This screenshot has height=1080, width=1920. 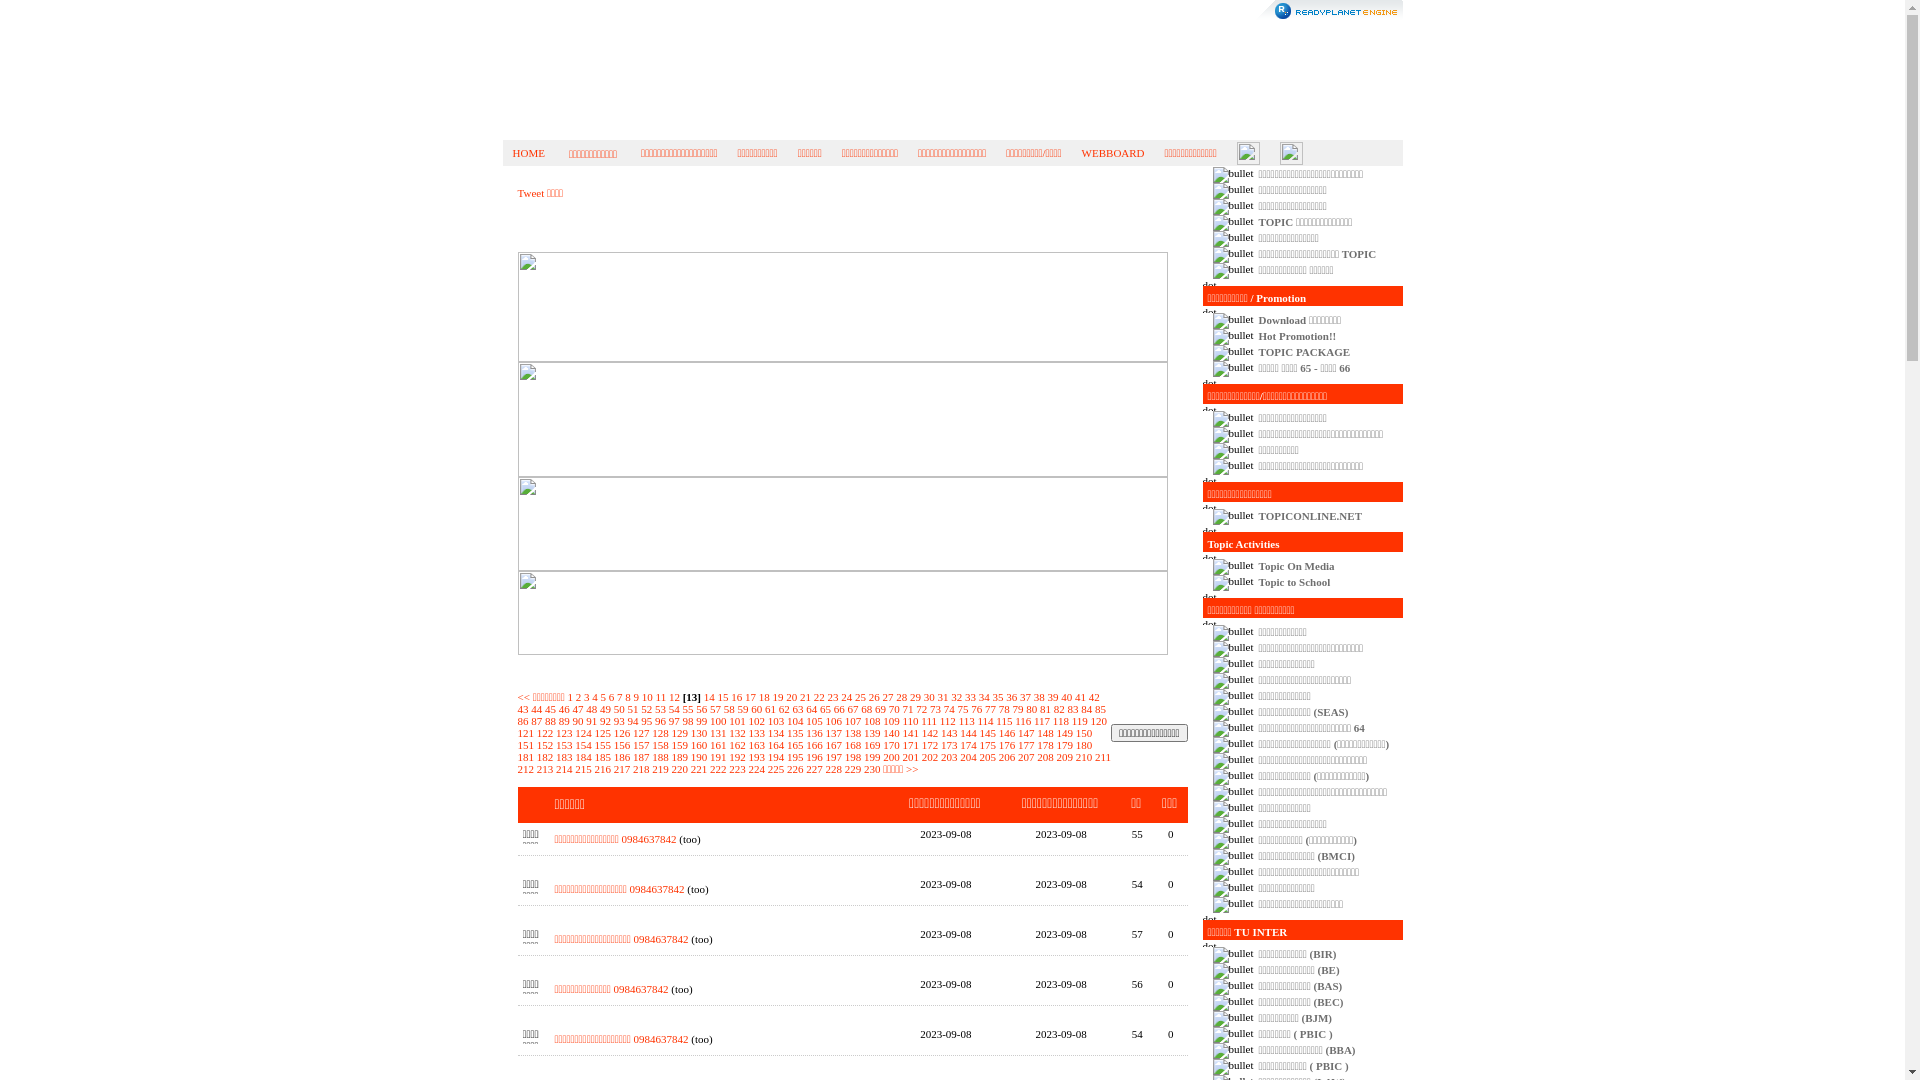 What do you see at coordinates (723, 708) in the screenshot?
I see `'58'` at bounding box center [723, 708].